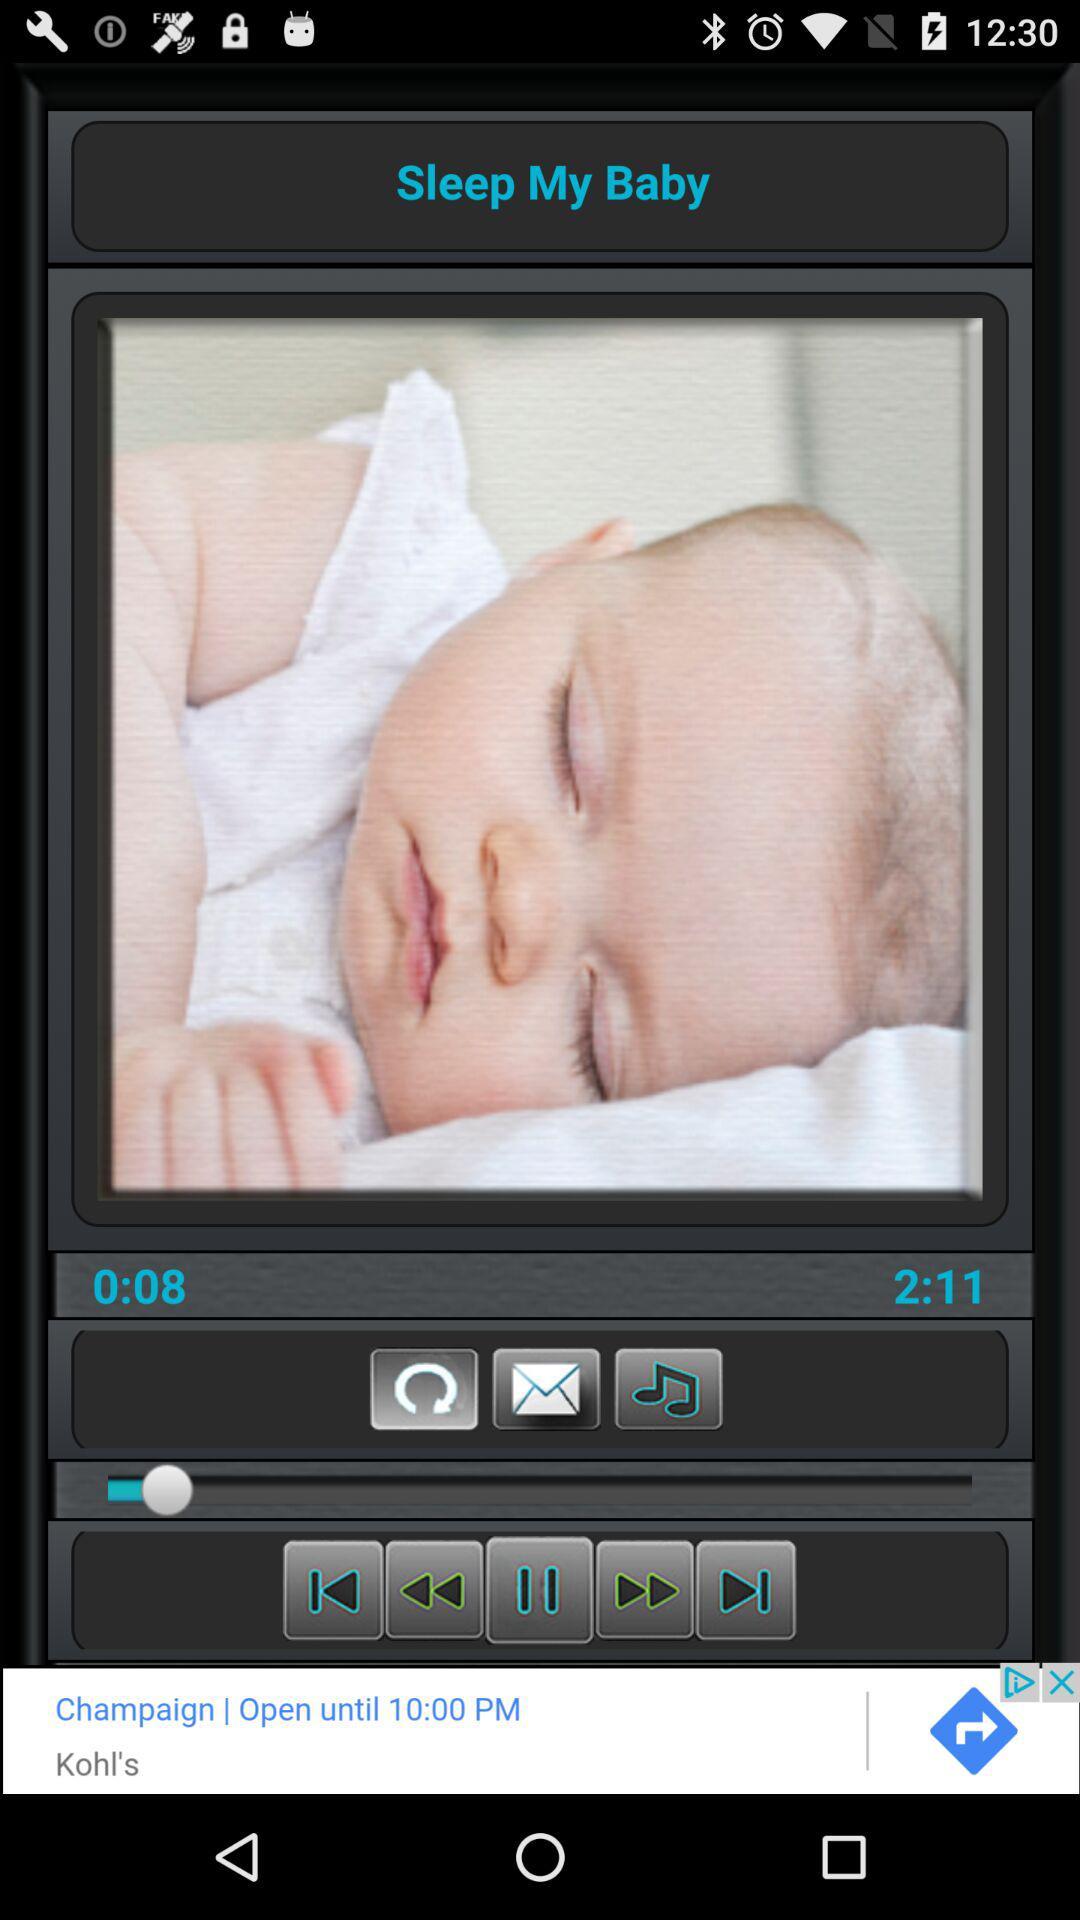  I want to click on the av_rewind icon, so click(433, 1701).